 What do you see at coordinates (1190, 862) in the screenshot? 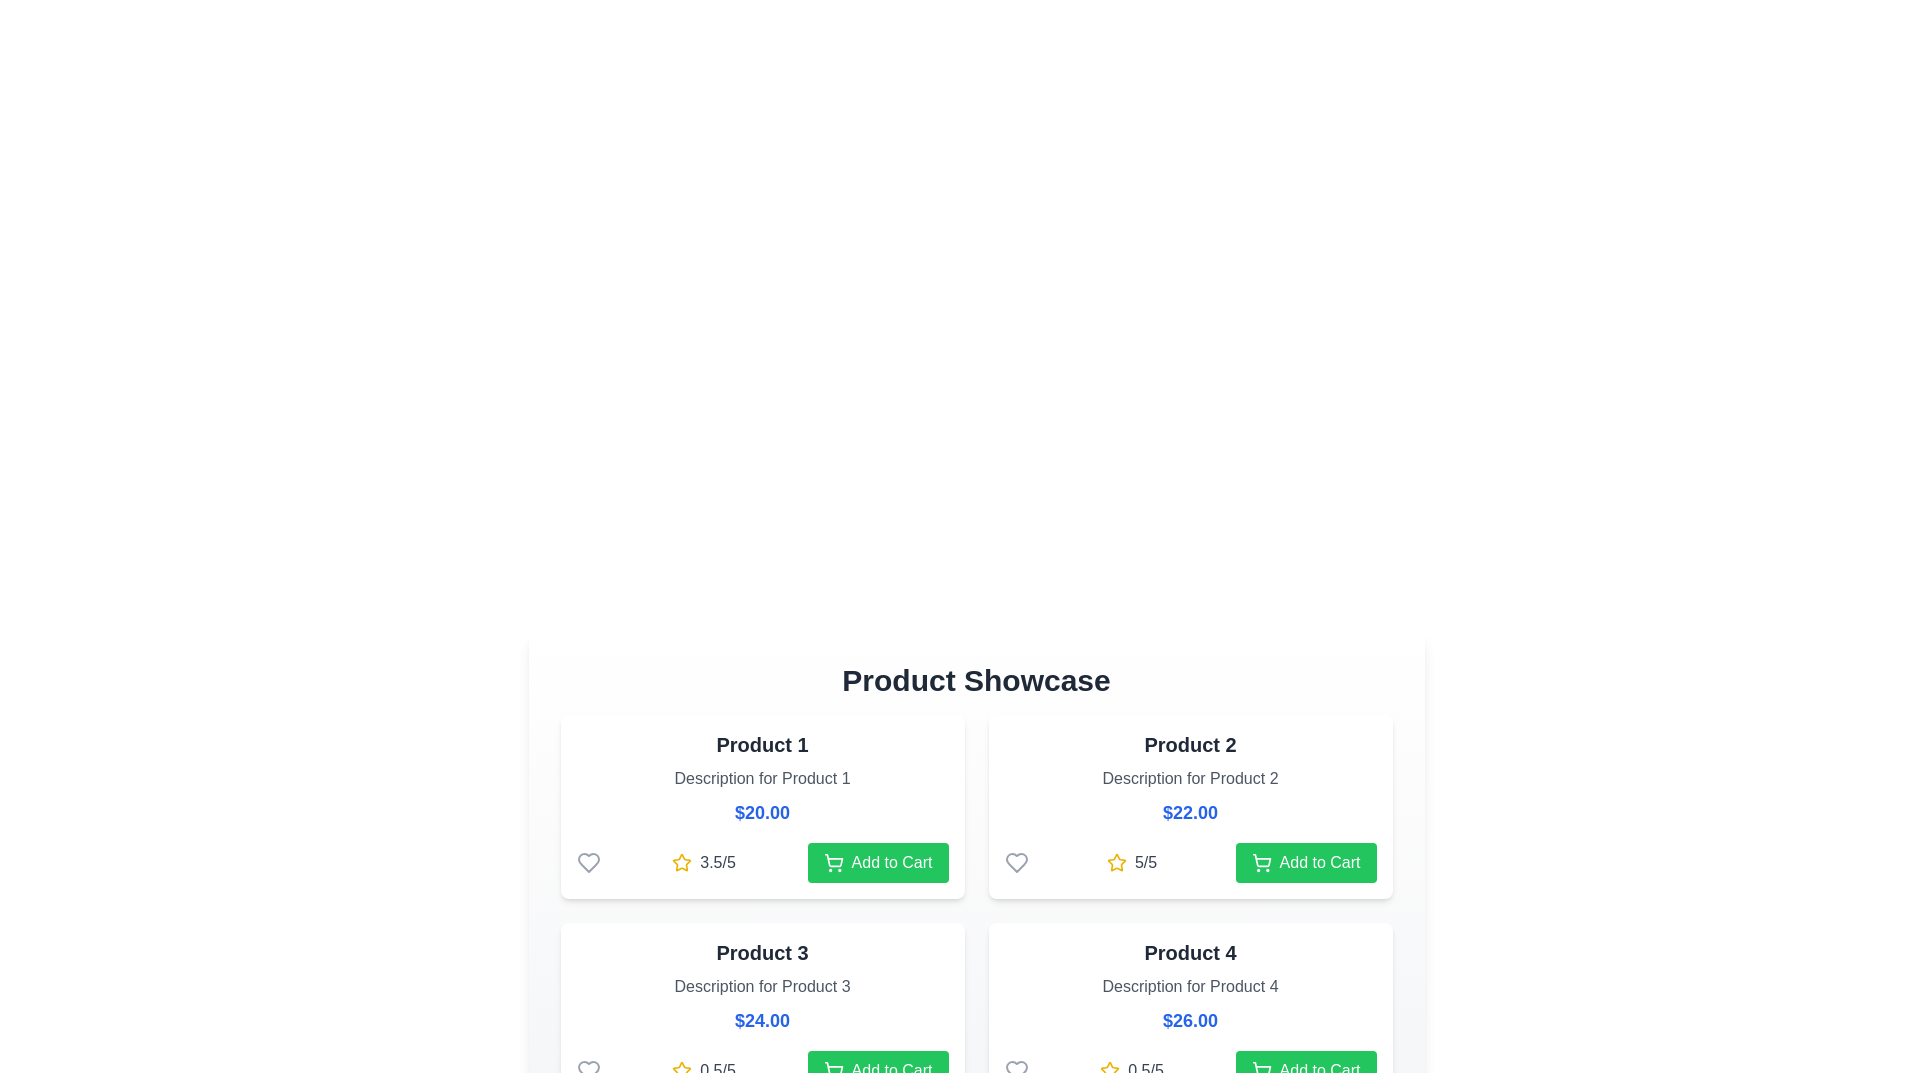
I see `rating display text label showing '5/5', located in the central bottom section of the 'Product 2' tile, between a heart icon and an 'Add to Cart' button` at bounding box center [1190, 862].